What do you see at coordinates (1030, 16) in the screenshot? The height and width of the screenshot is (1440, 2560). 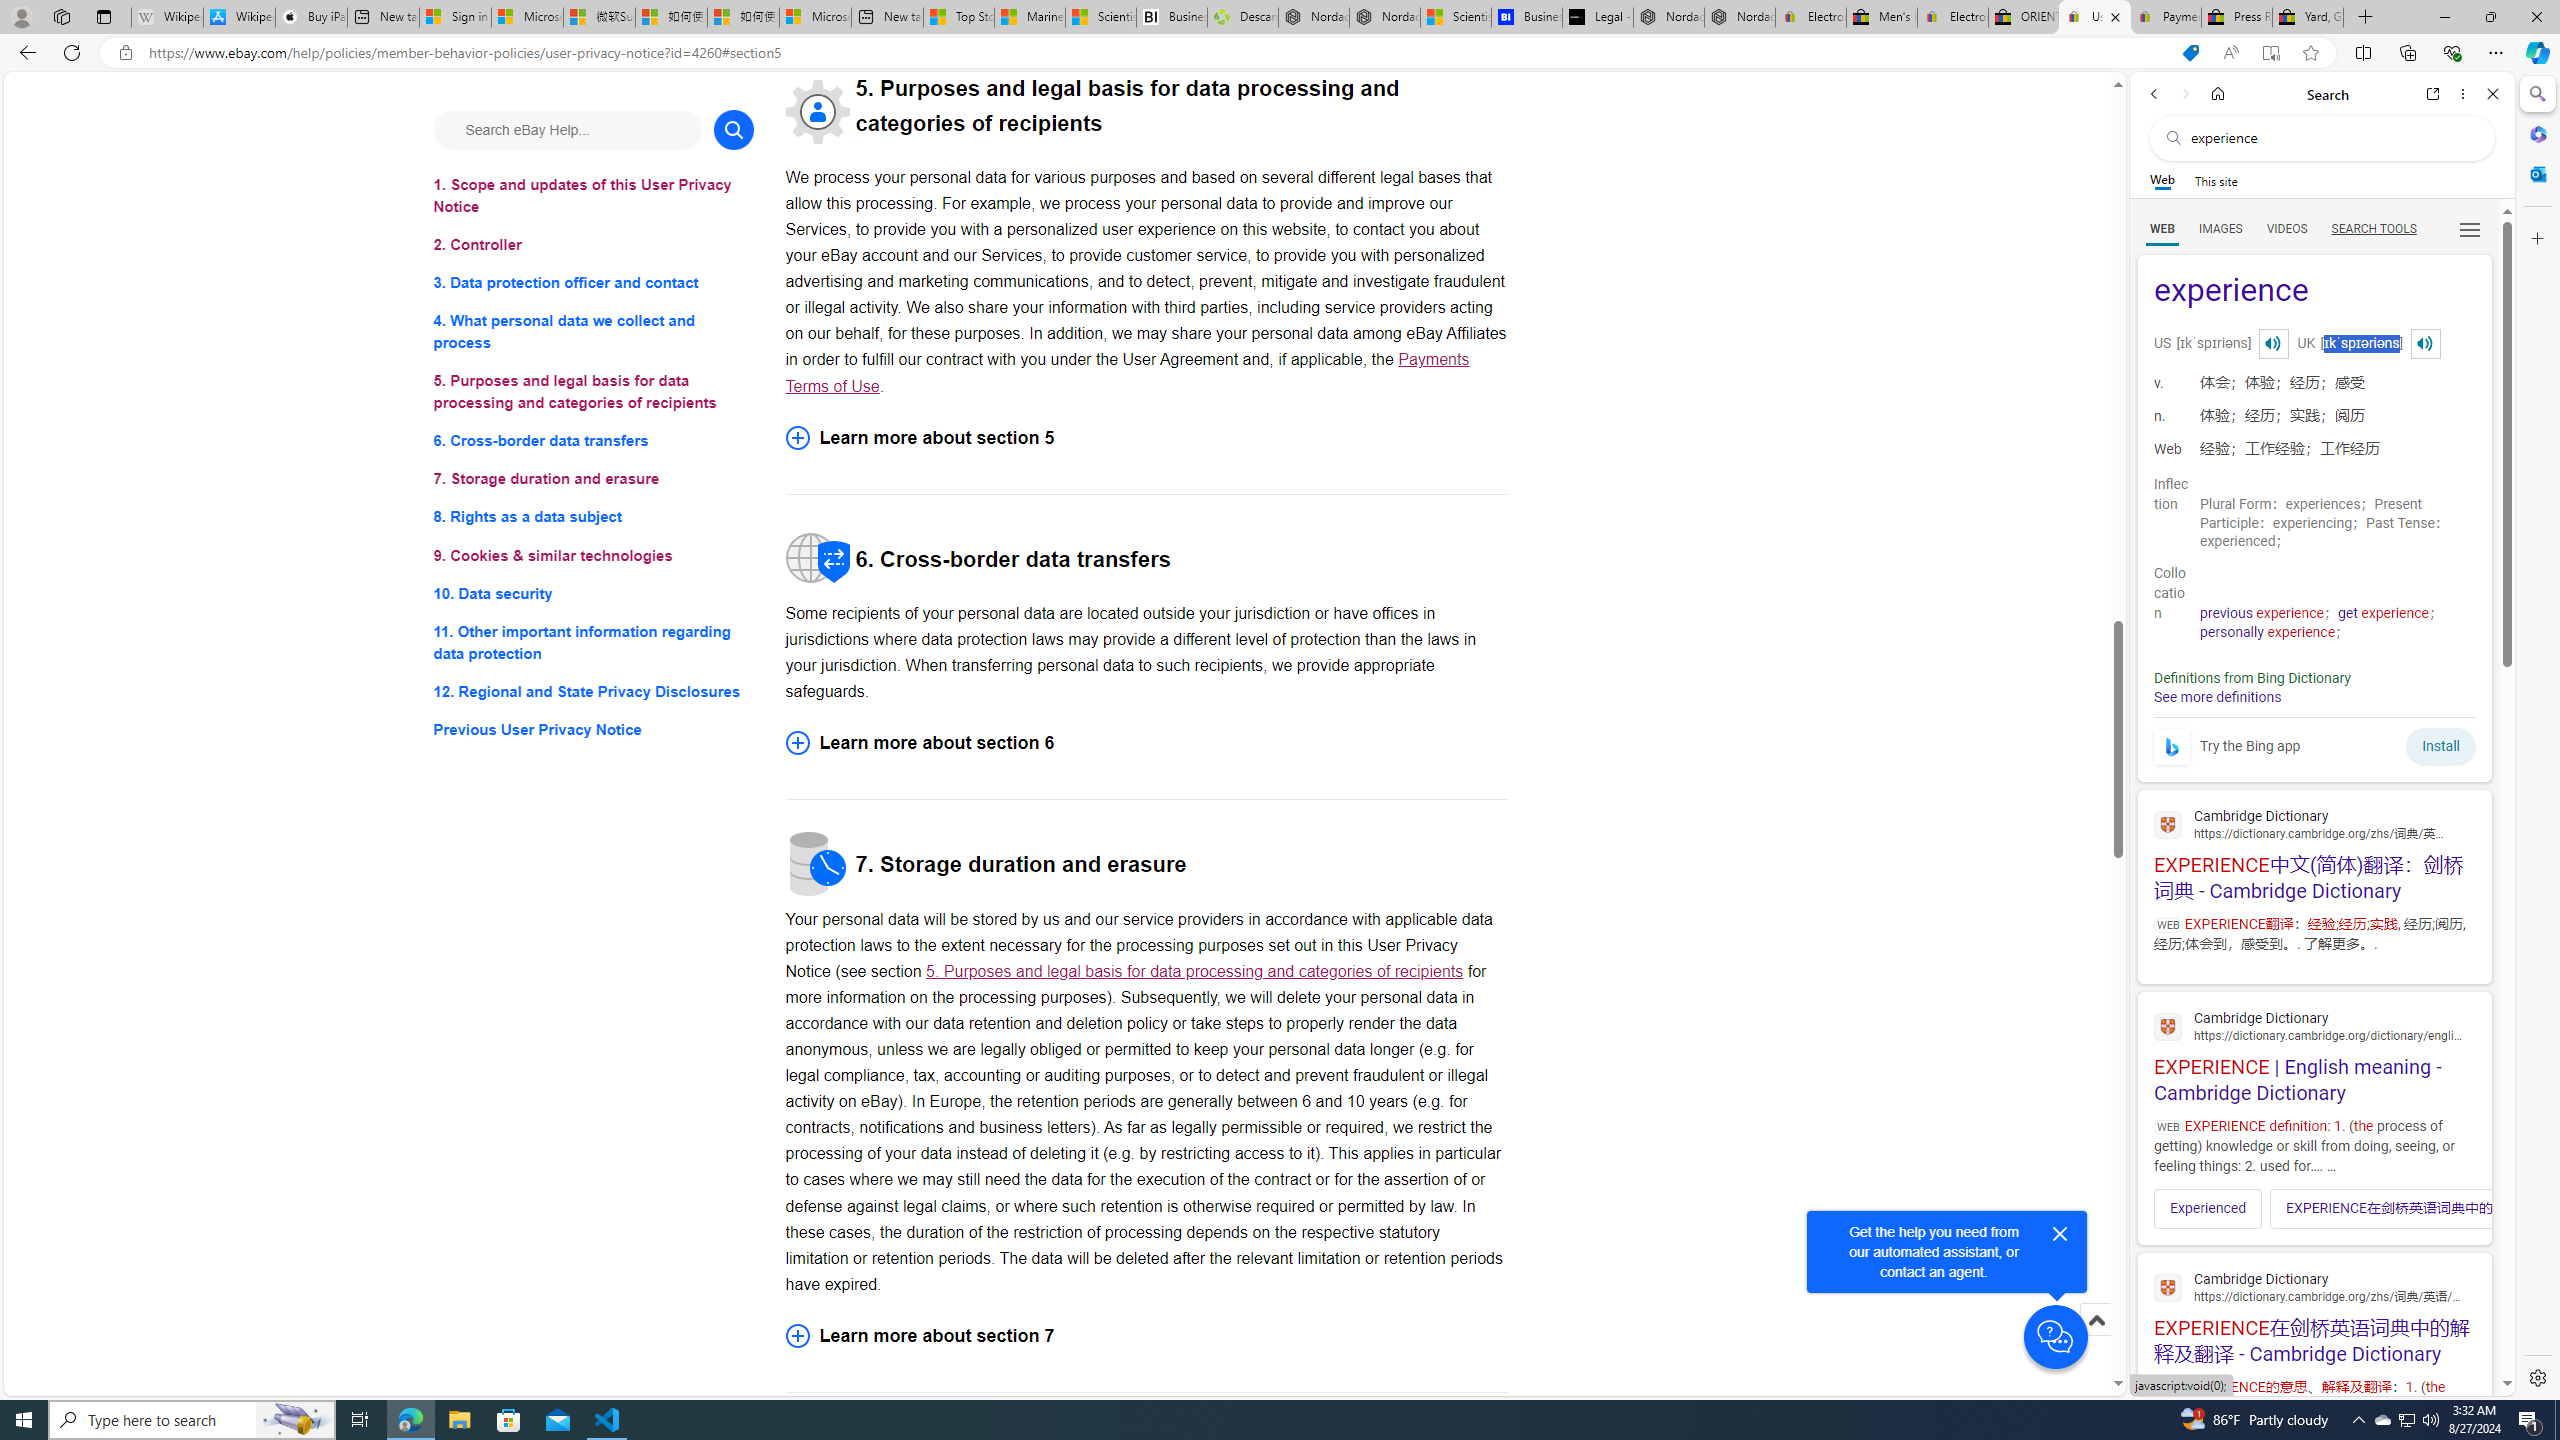 I see `'Marine life - MSN'` at bounding box center [1030, 16].